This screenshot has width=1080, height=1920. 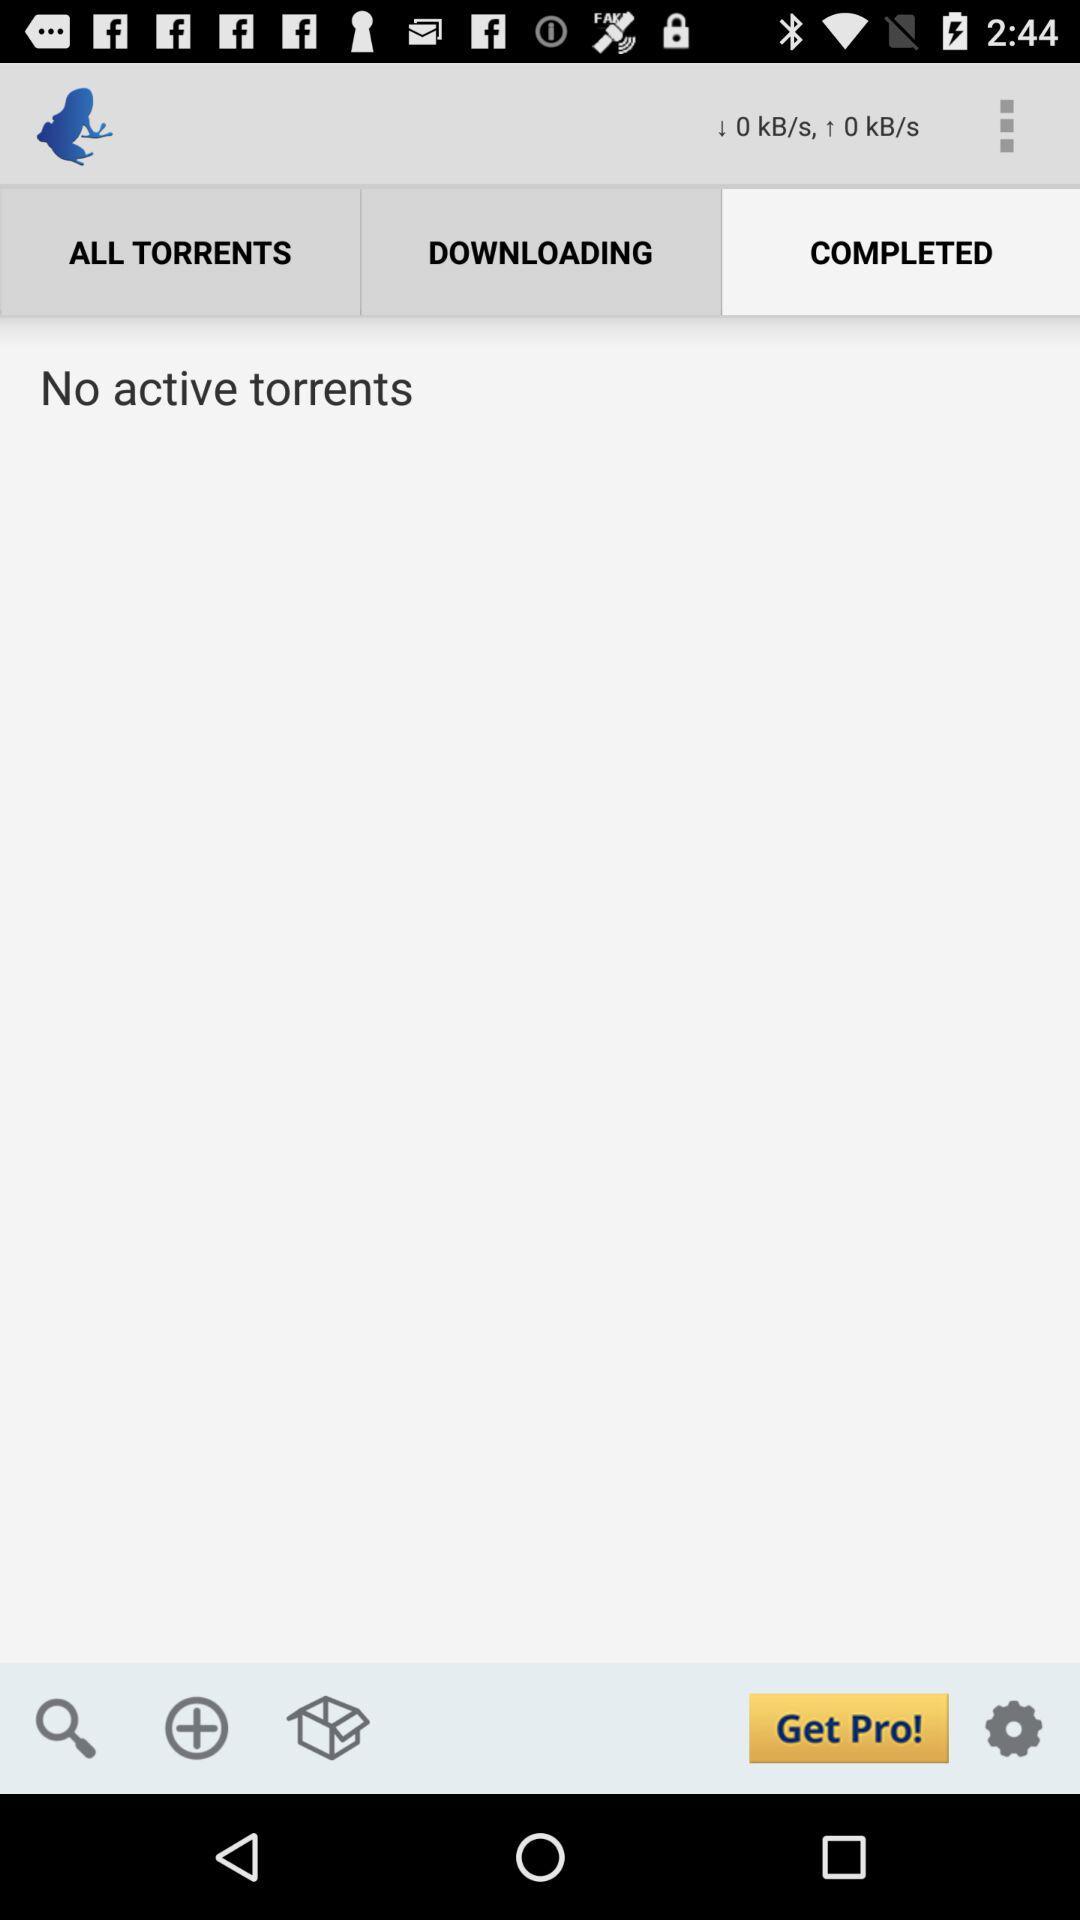 What do you see at coordinates (848, 1727) in the screenshot?
I see `upgrade account` at bounding box center [848, 1727].